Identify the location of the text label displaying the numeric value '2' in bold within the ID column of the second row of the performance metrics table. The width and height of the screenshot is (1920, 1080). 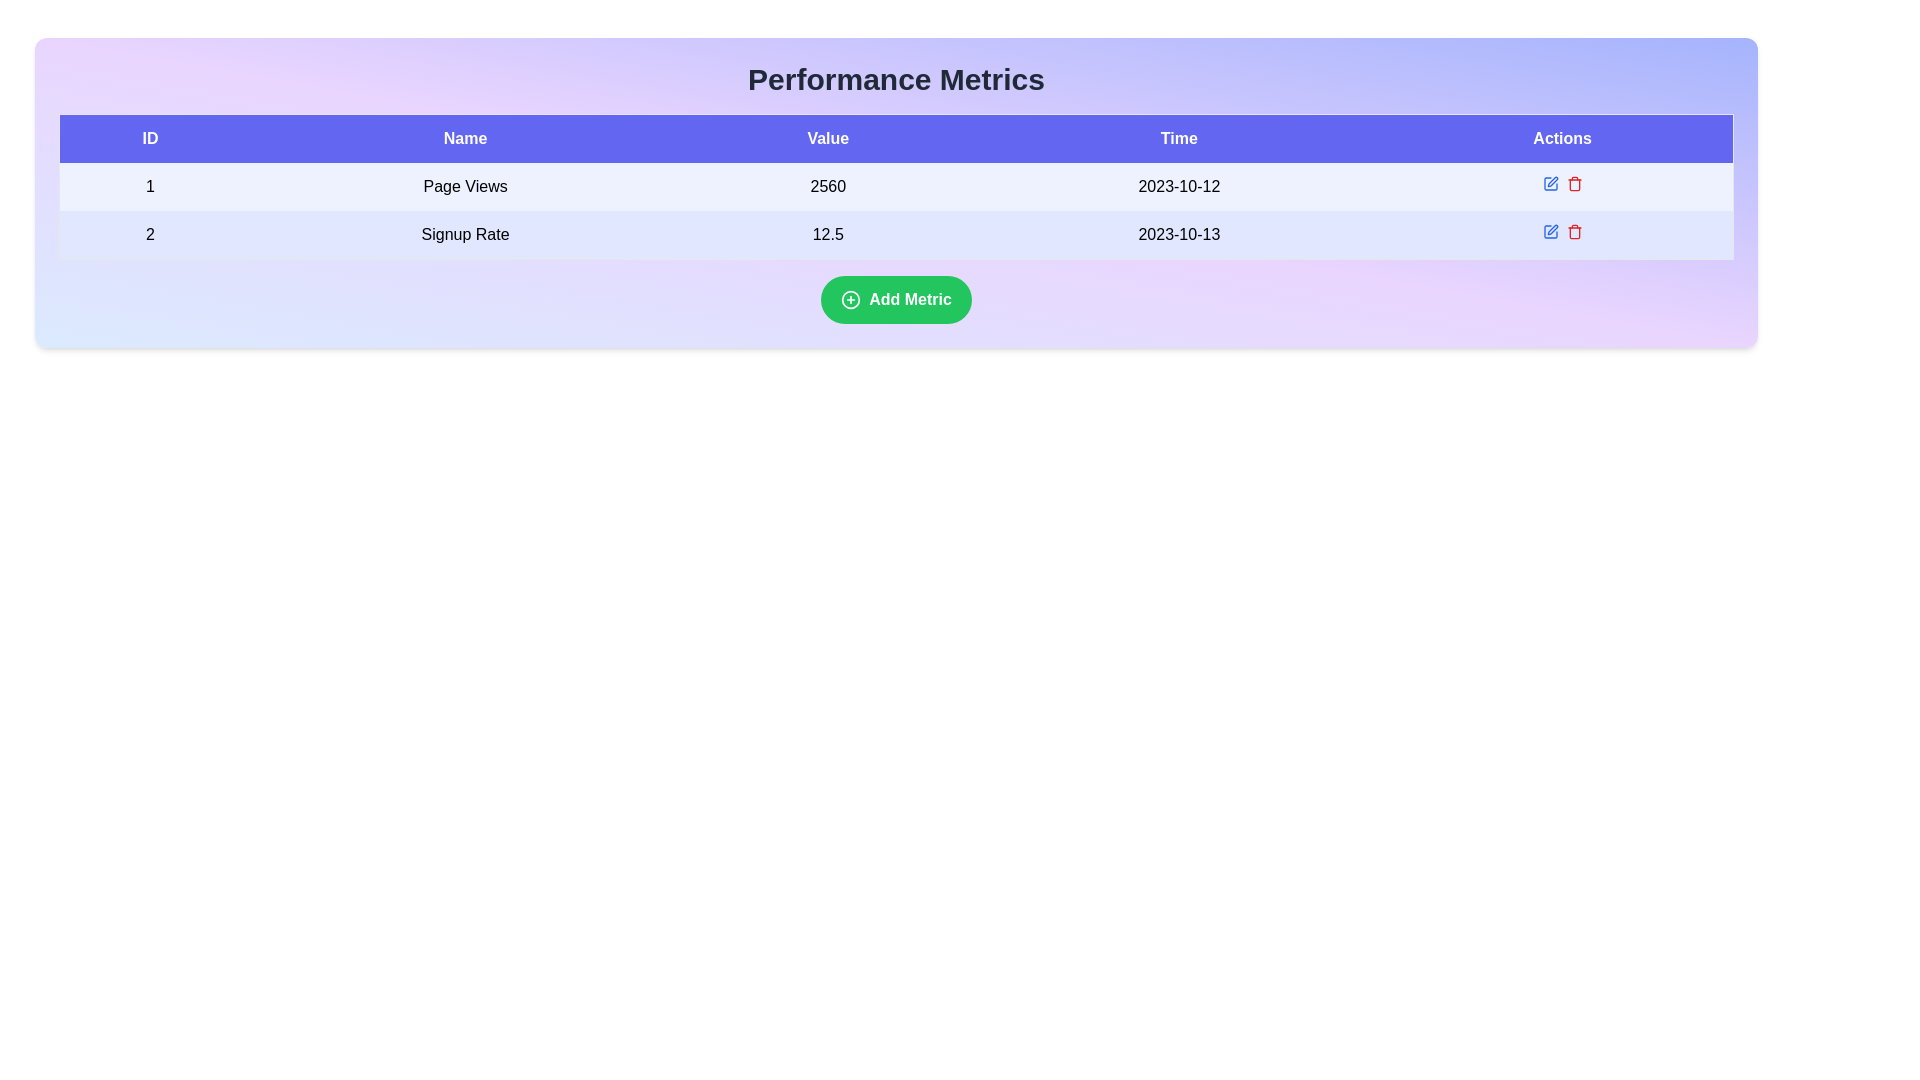
(149, 234).